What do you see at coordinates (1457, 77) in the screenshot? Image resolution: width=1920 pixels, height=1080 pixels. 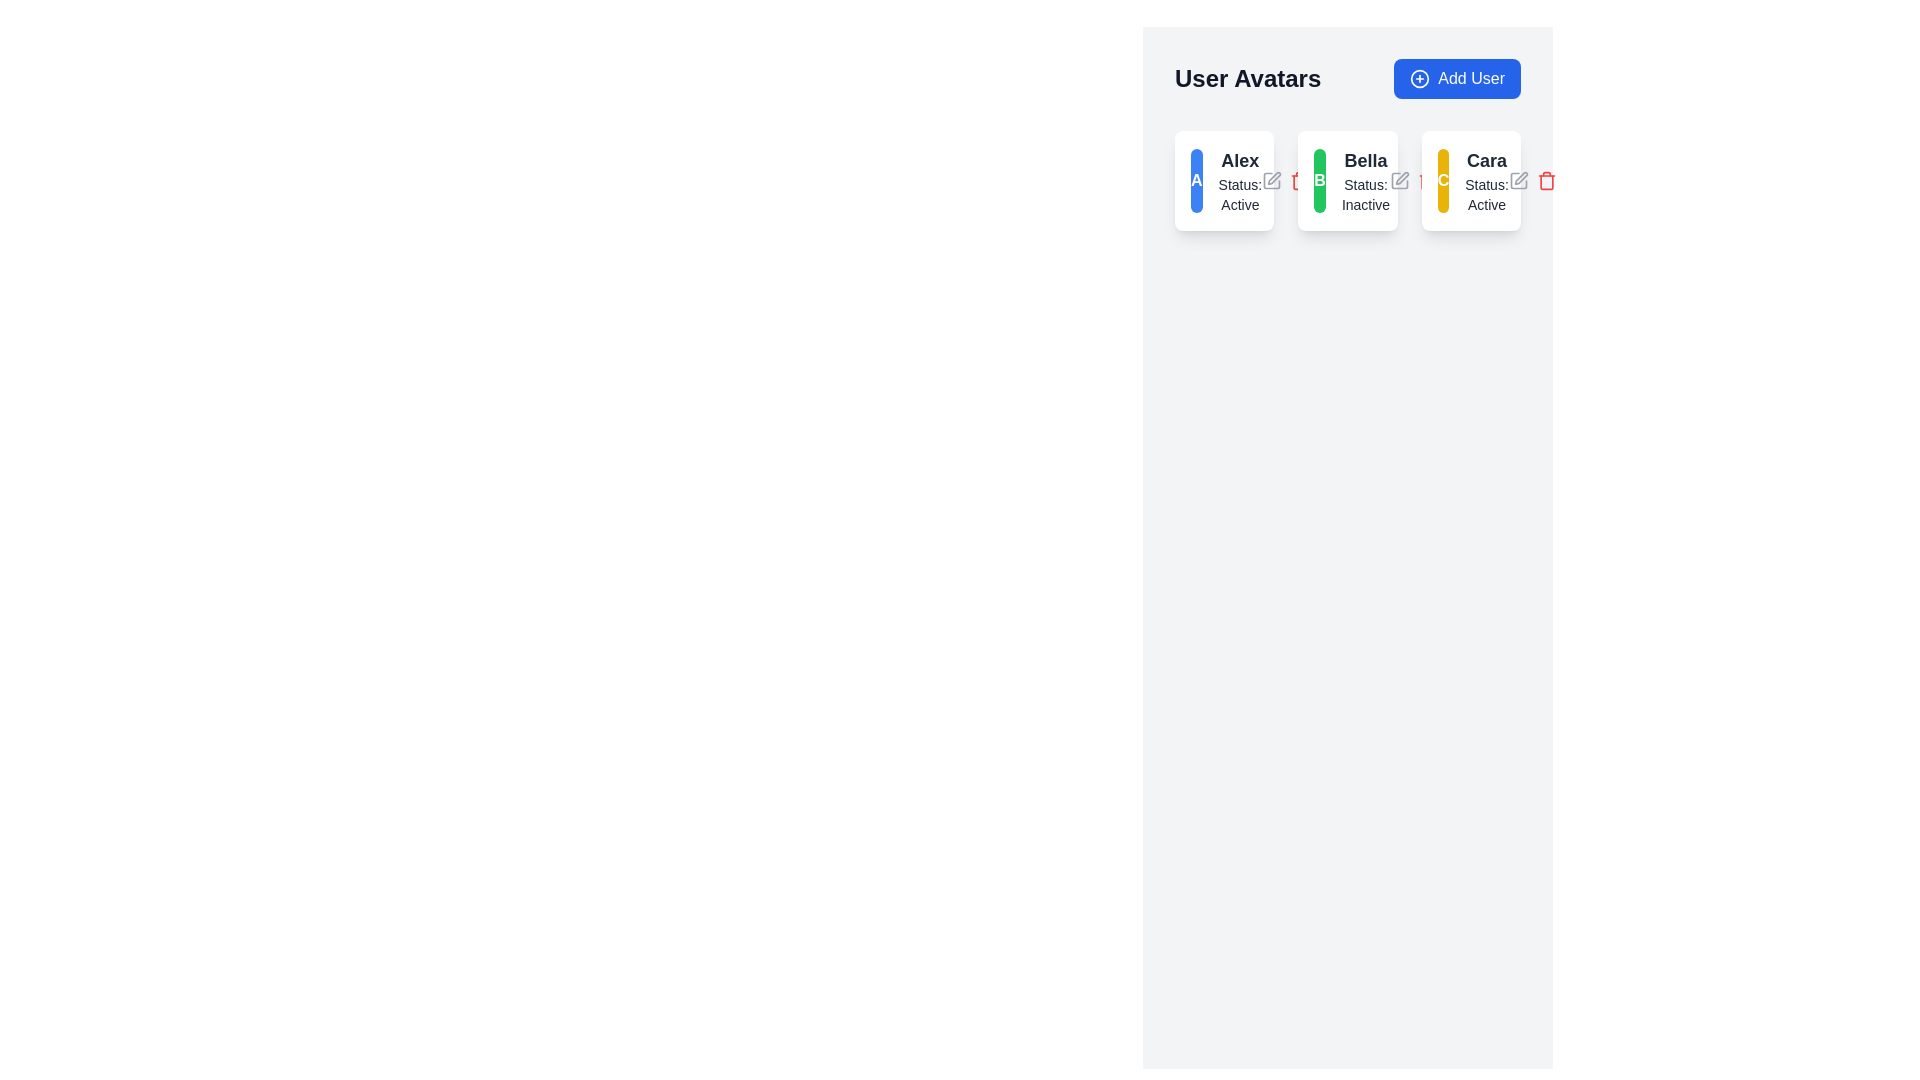 I see `the button located to the right of the 'User Avatars' text in the header section to initiate the action of adding a new user` at bounding box center [1457, 77].